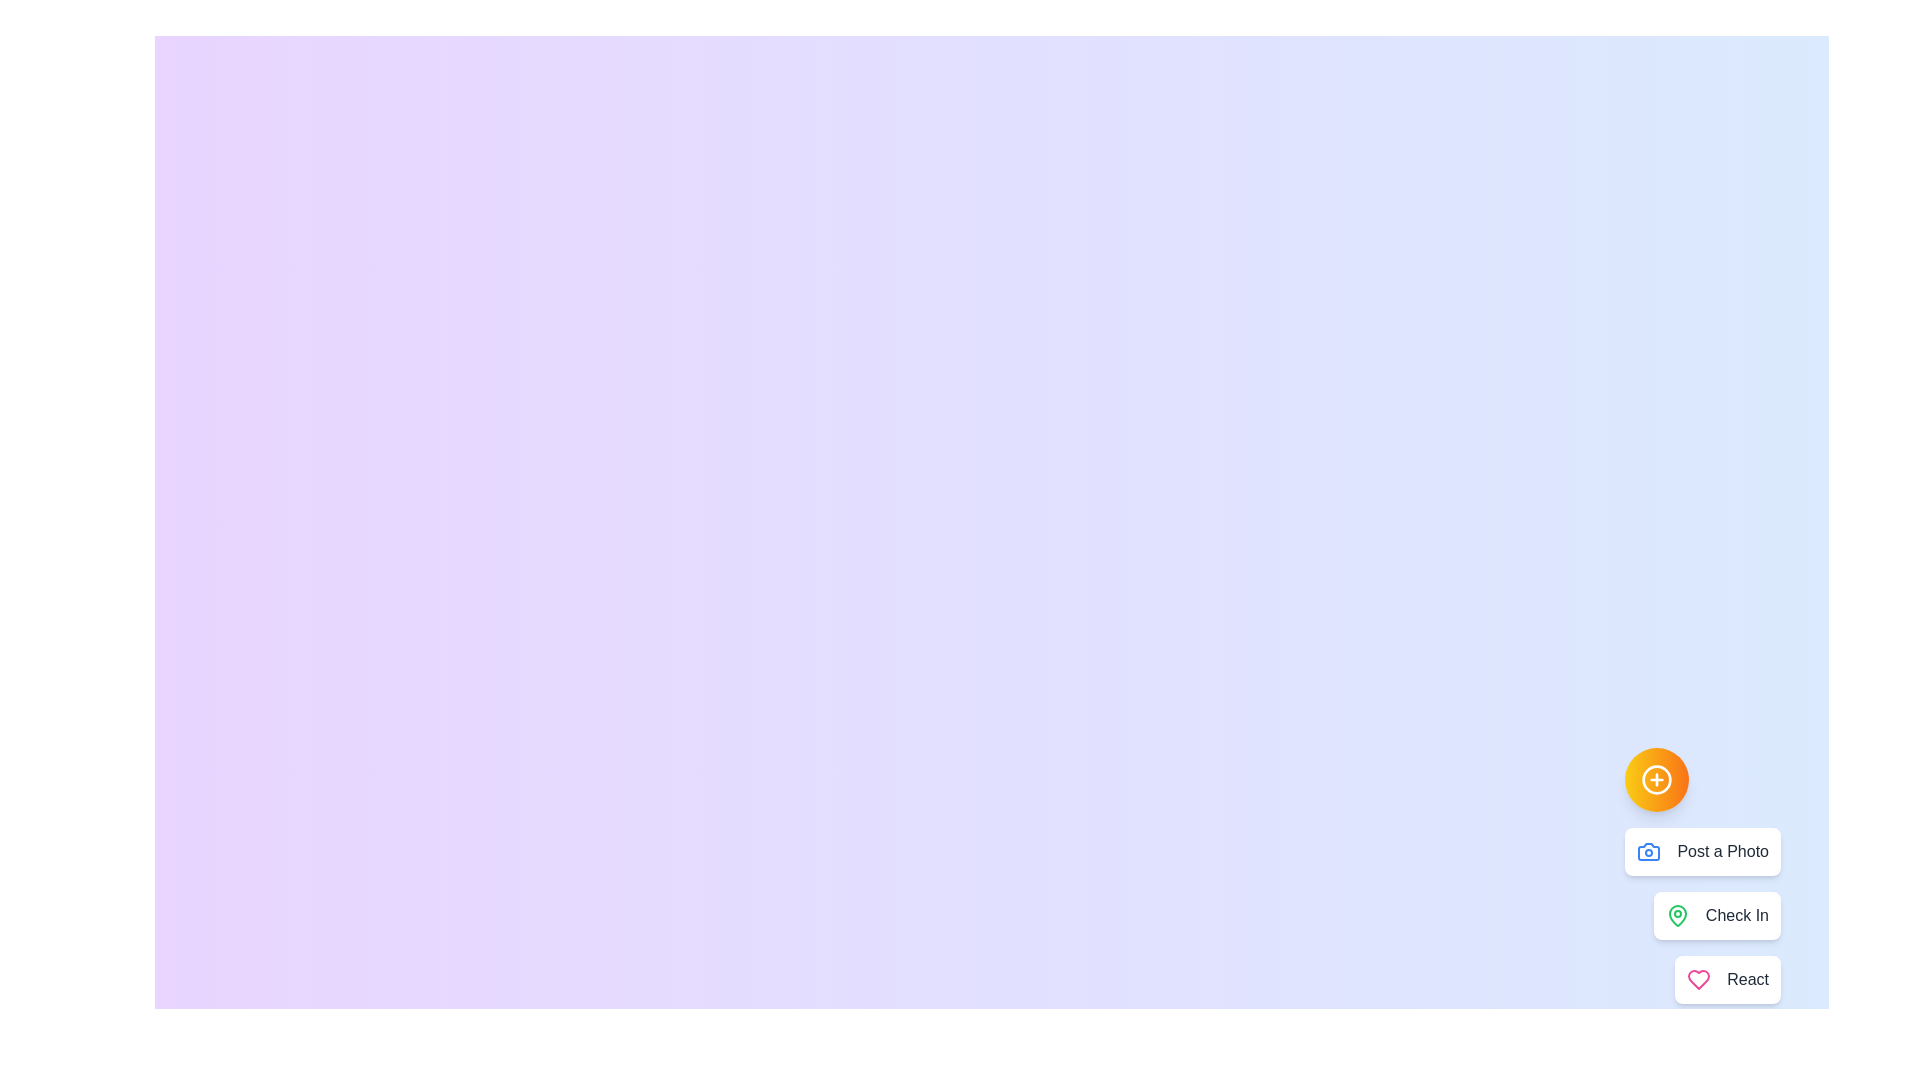 The image size is (1920, 1080). I want to click on the option labeled React to observe its hover effect, so click(1727, 978).